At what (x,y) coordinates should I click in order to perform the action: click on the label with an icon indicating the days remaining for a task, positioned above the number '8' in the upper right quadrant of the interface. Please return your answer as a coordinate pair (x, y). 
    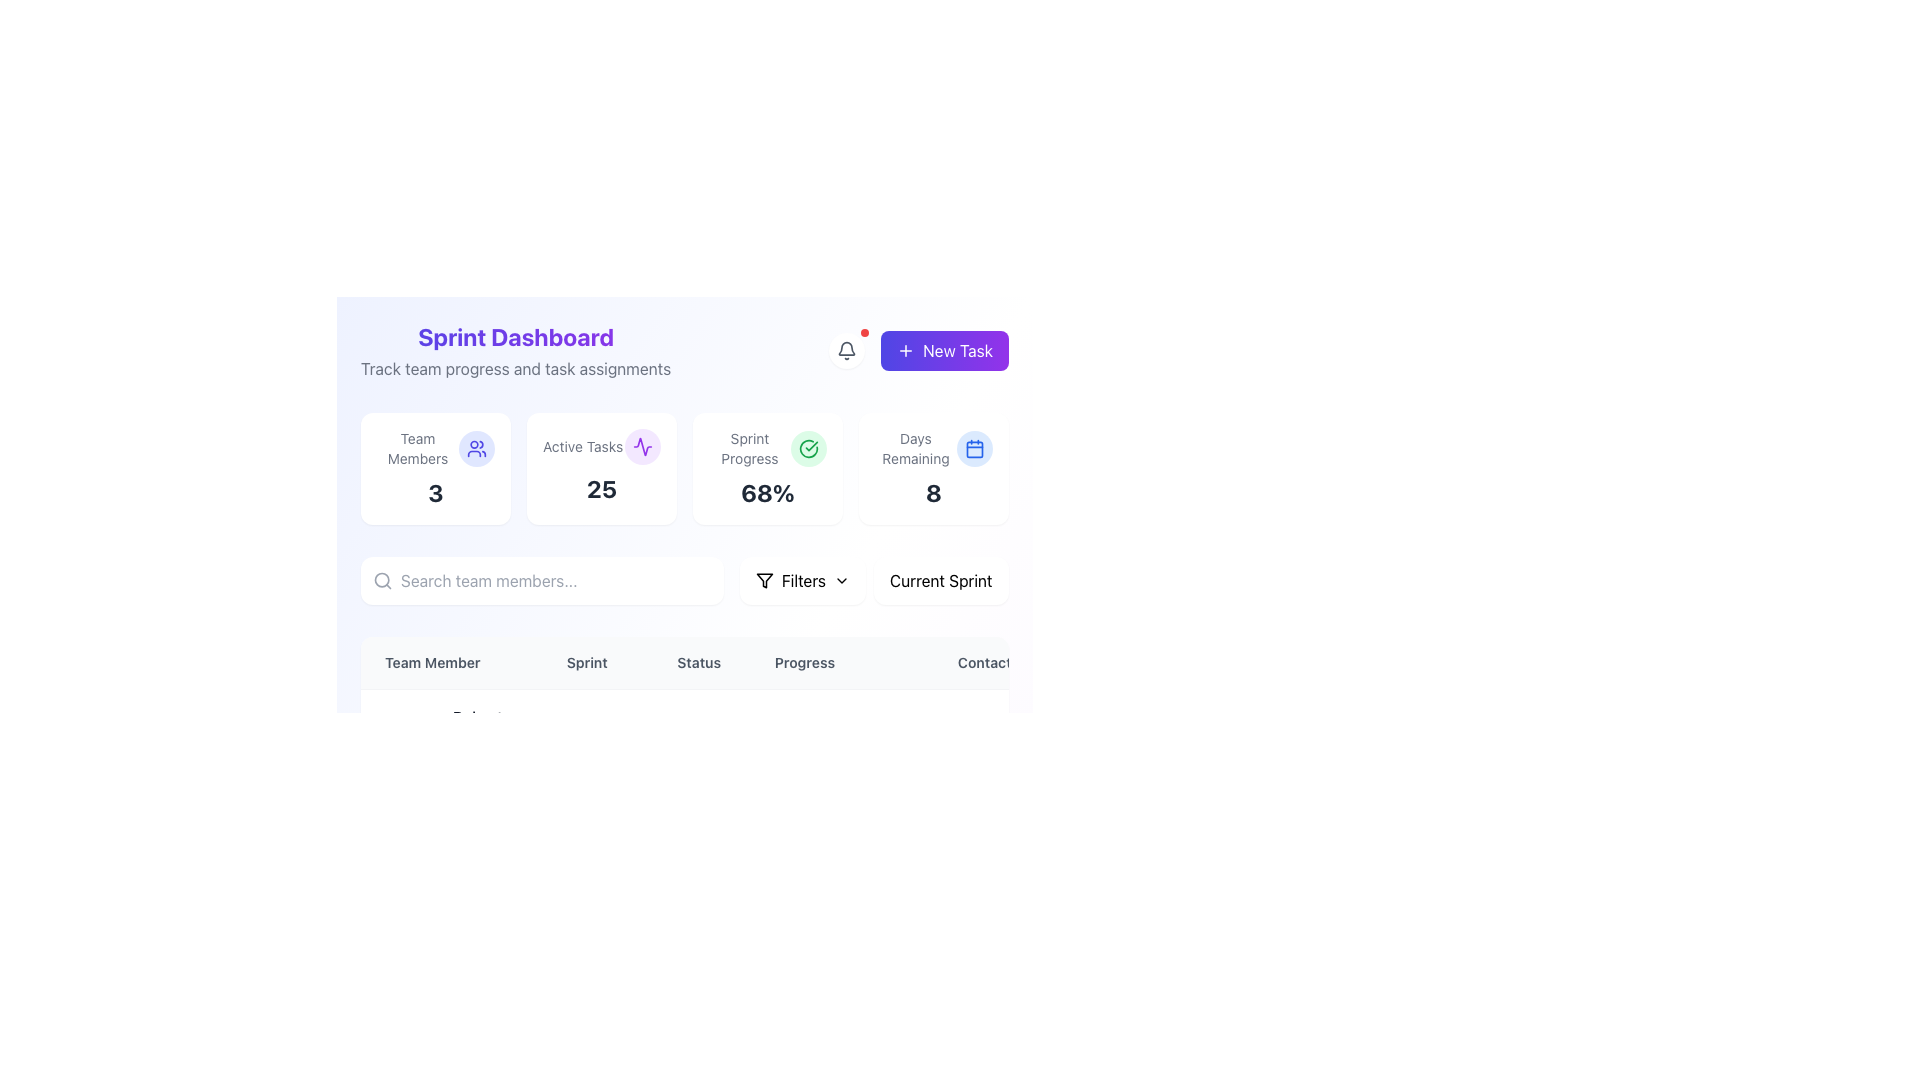
    Looking at the image, I should click on (933, 447).